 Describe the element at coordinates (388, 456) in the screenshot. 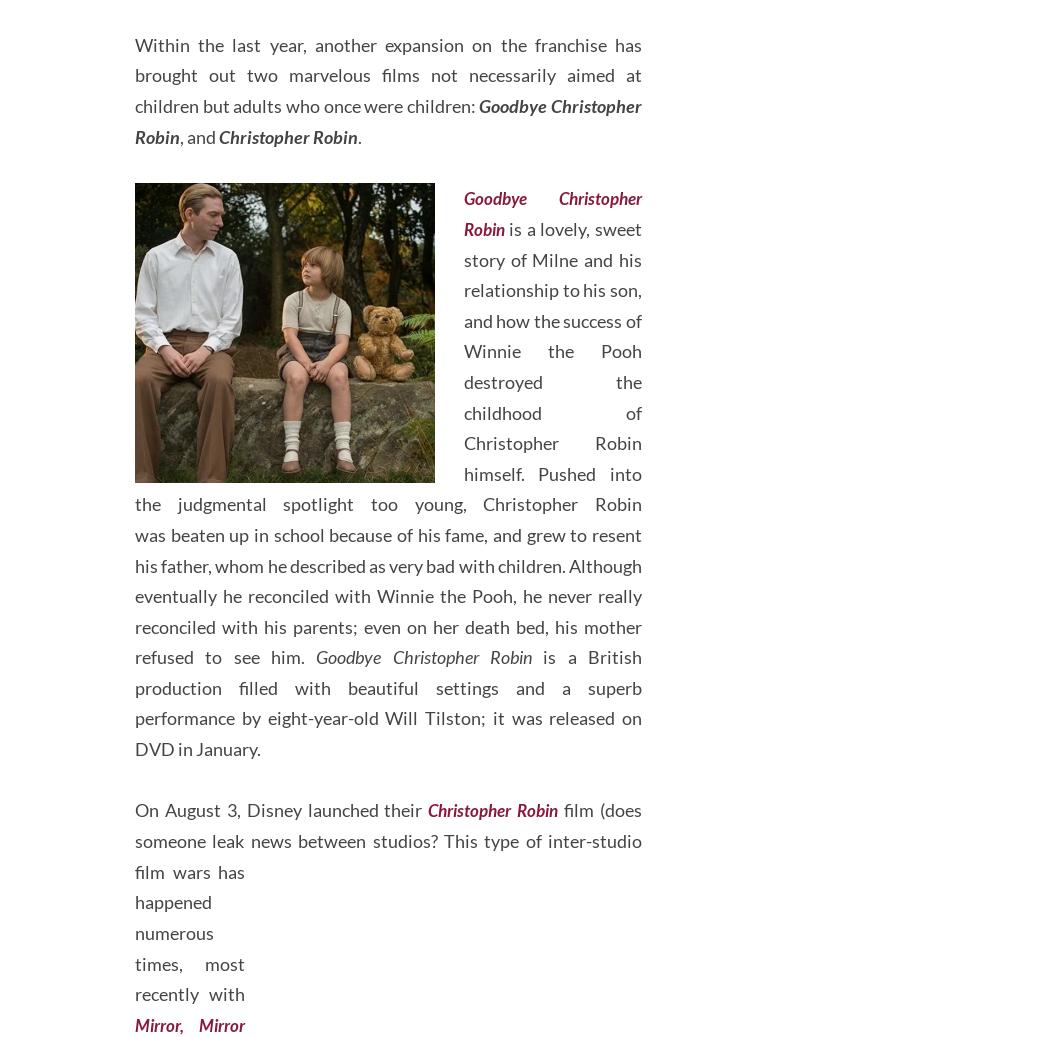

I see `'is a lovely, sweet story of Milne and his relationship to his son, and how the success of Winnie the Pooh destroyed the childhood of Christopher Robin himself. Pushed into the judgmental spotlight too young, Christopher Robin was'` at that location.